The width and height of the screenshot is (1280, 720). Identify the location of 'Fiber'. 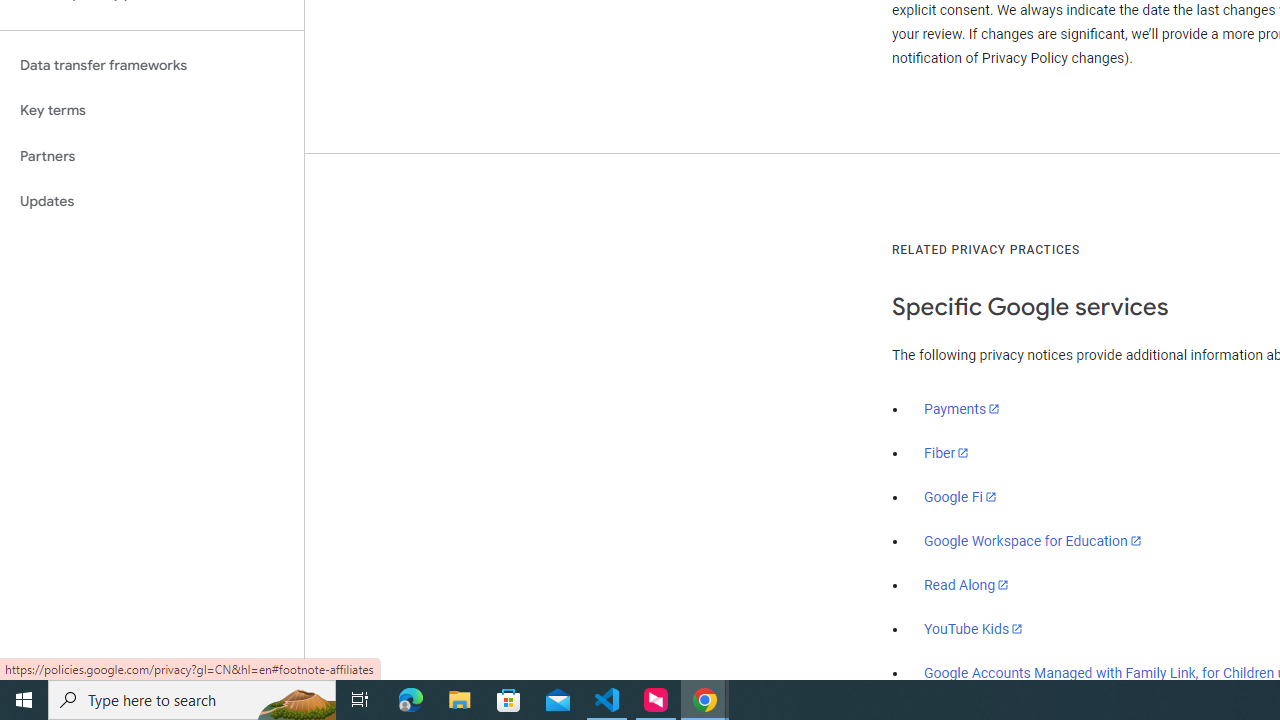
(946, 453).